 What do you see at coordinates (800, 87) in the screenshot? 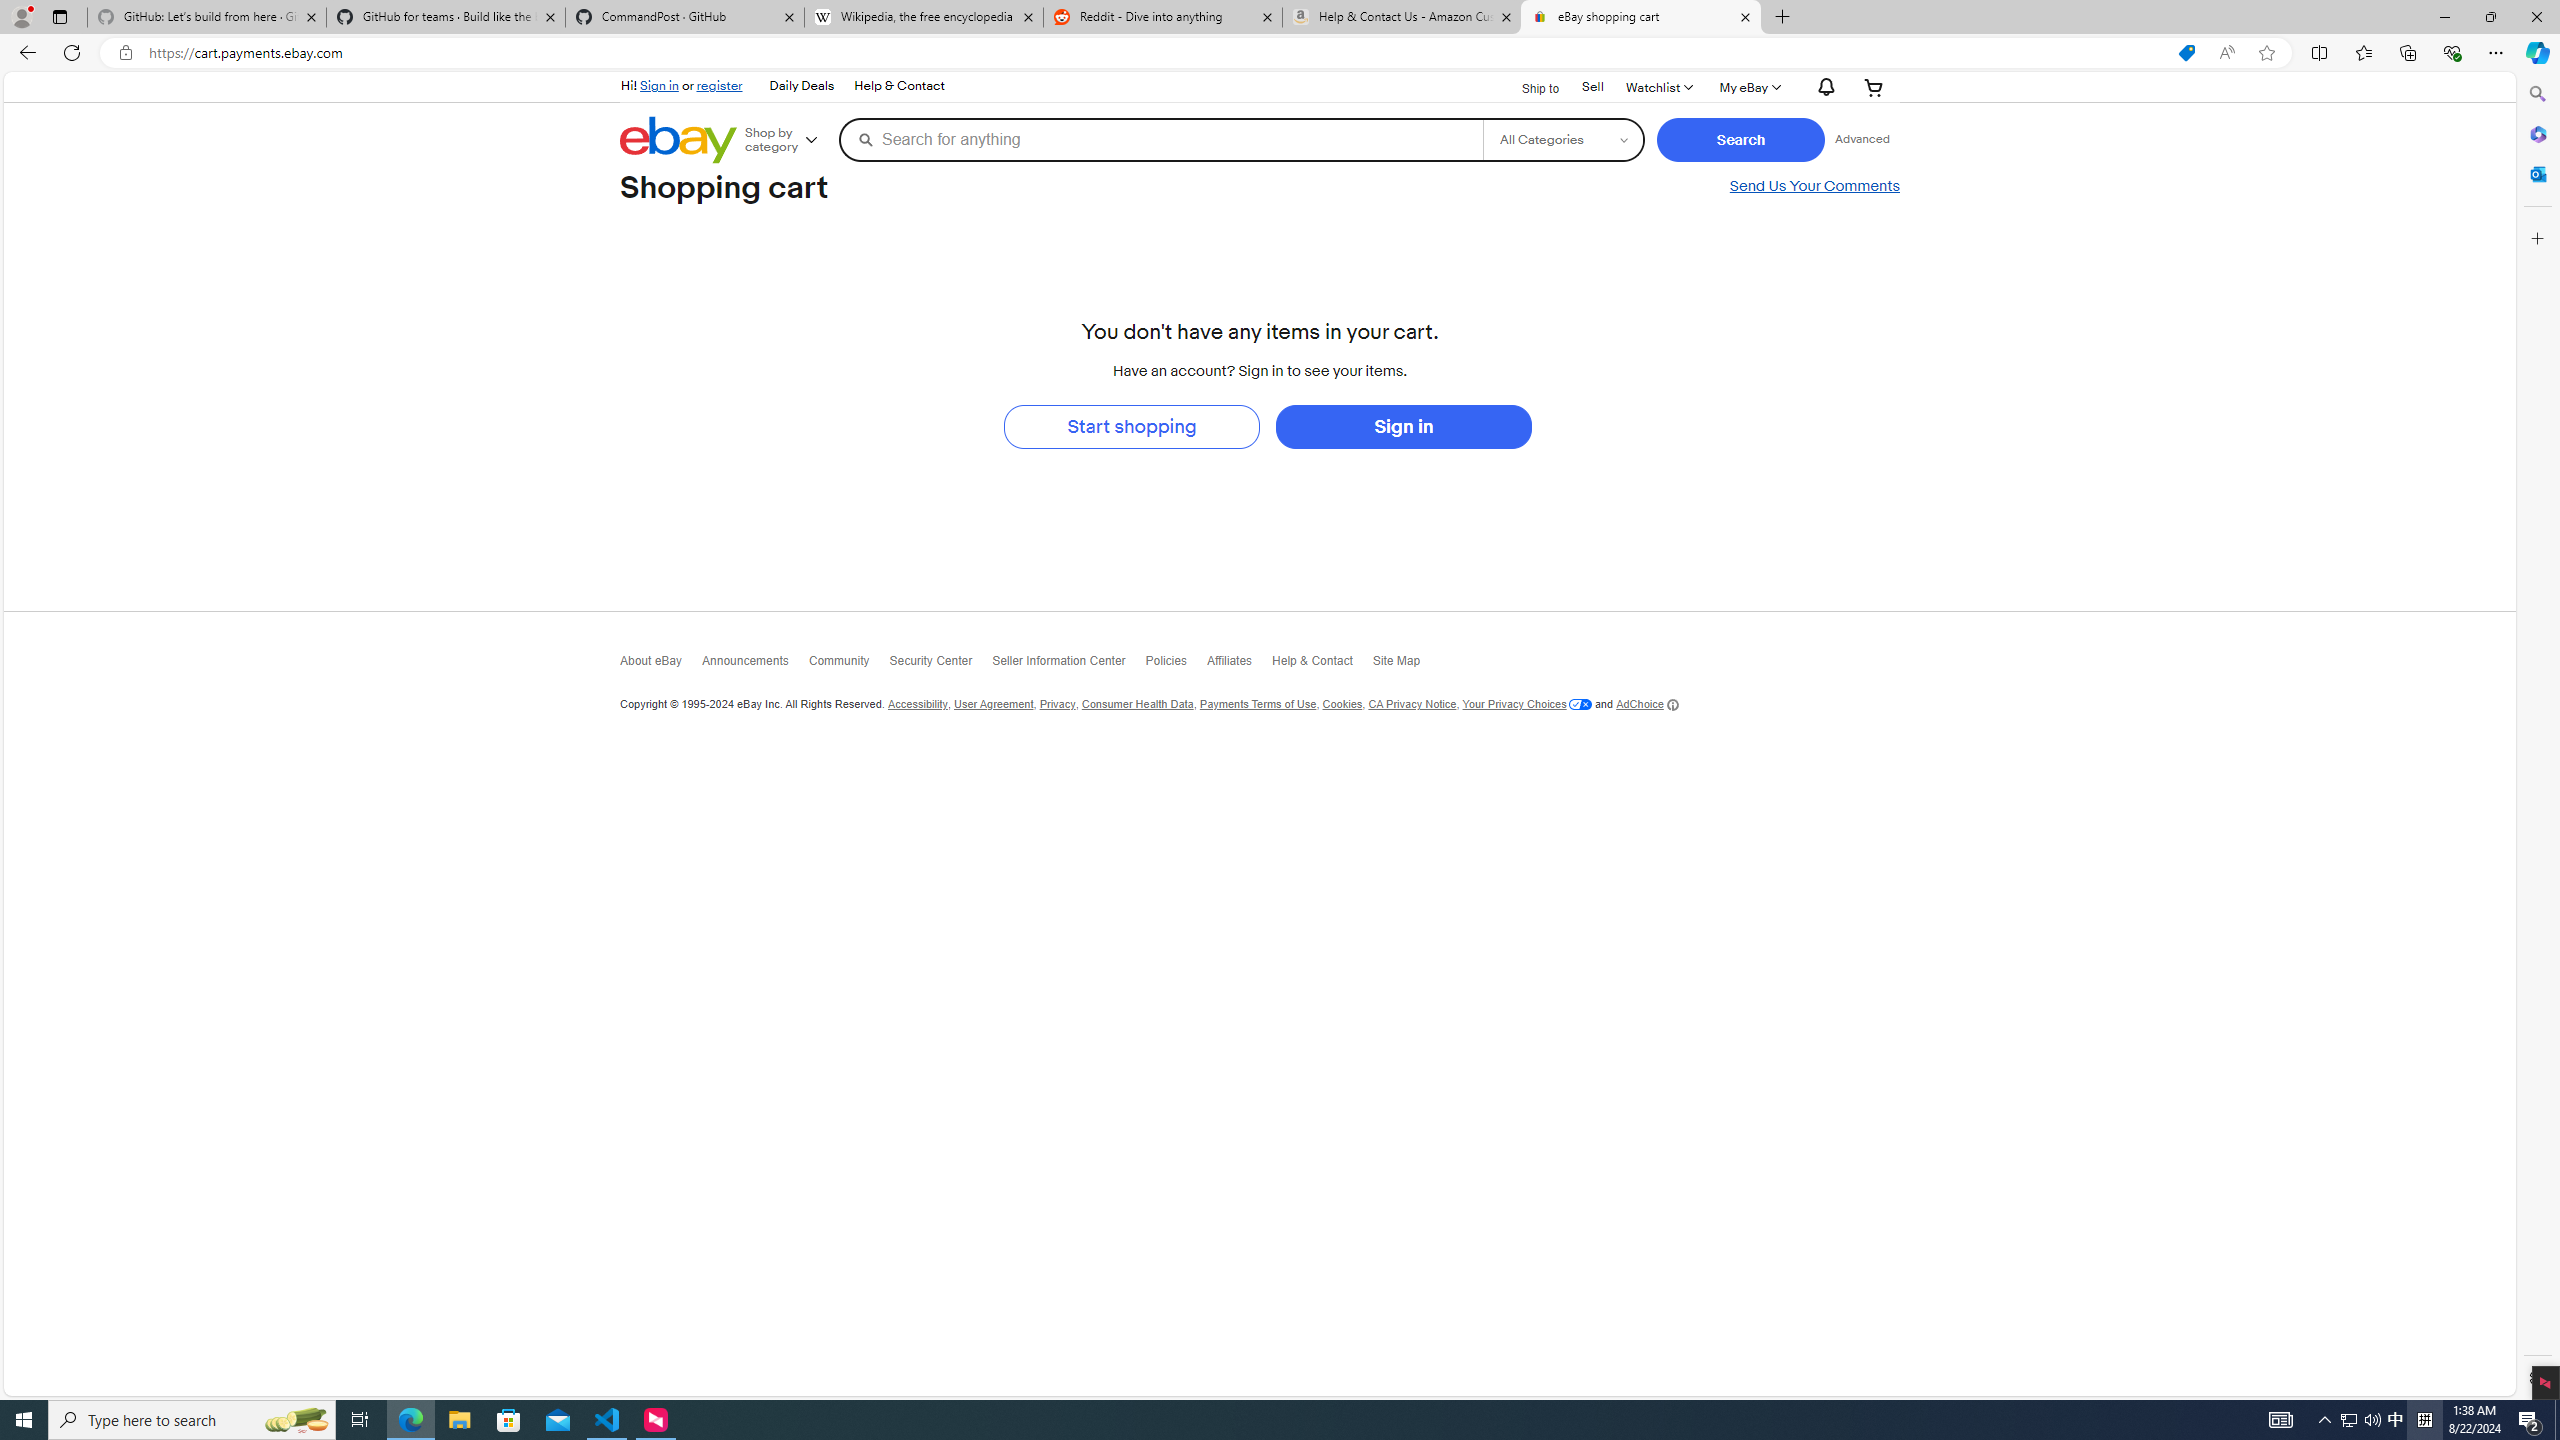
I see `'Daily Deals'` at bounding box center [800, 87].